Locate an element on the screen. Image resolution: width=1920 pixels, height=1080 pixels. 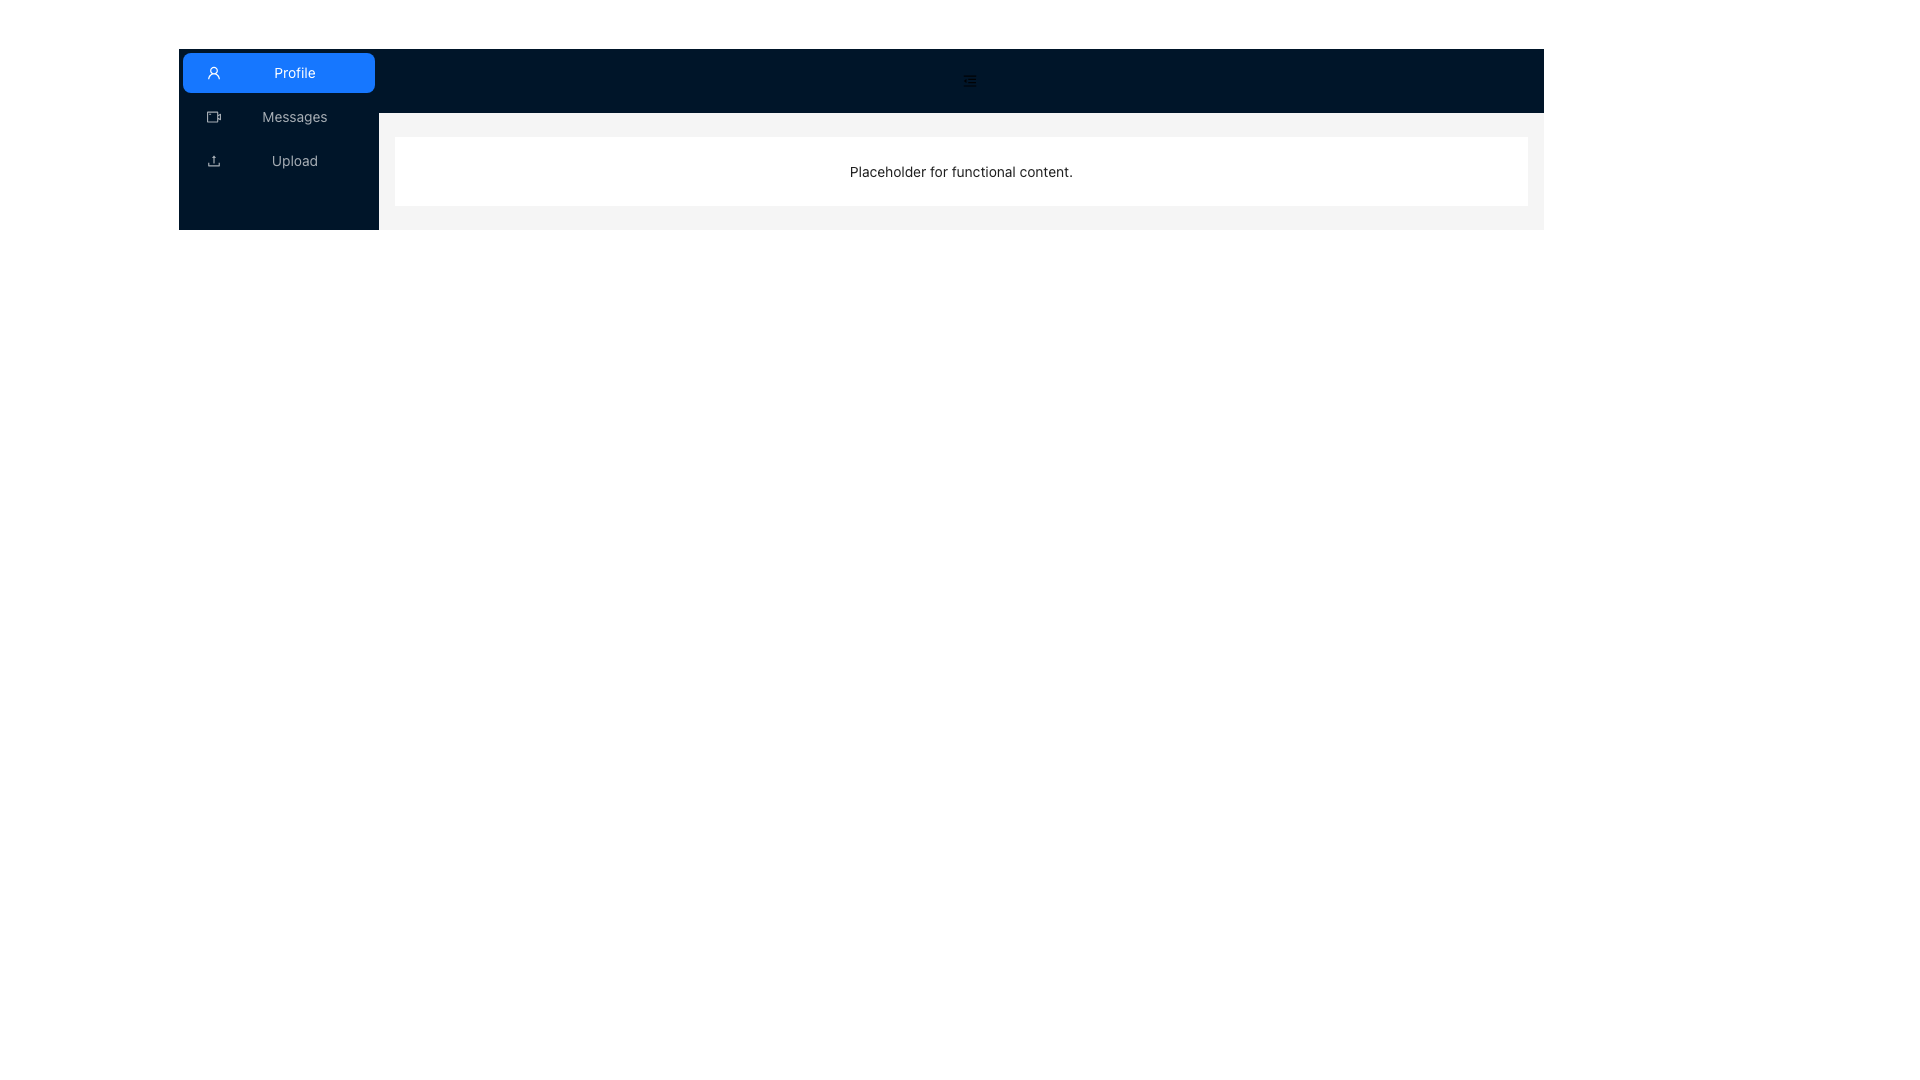
the 'Messages' menu item, which is the second item is located at coordinates (277, 116).